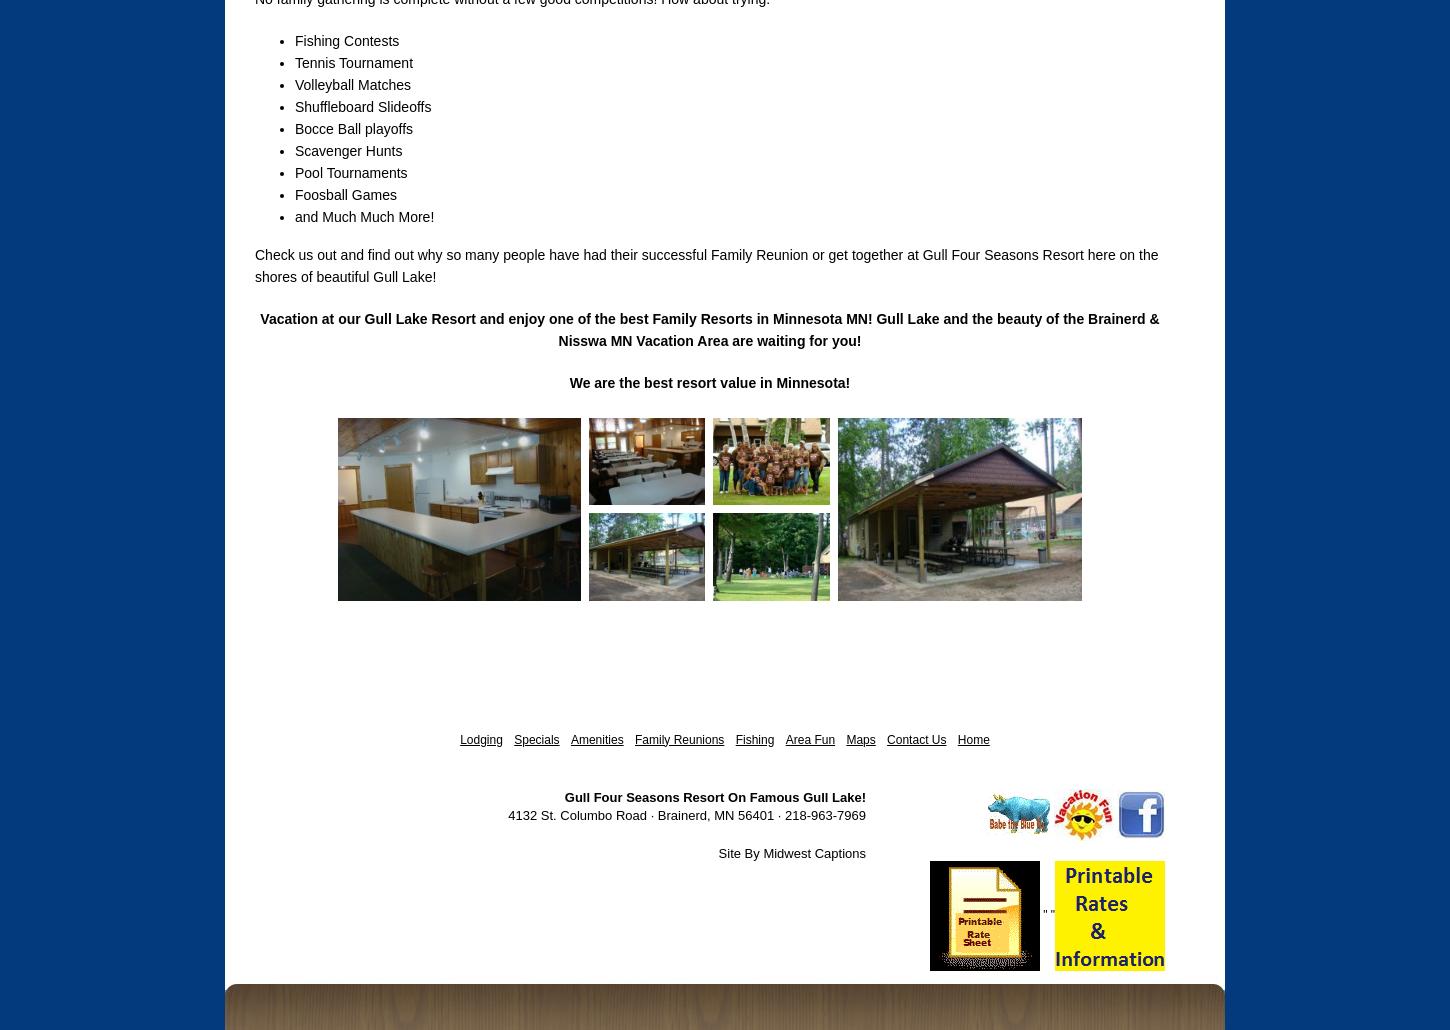  I want to click on 'We are the best resort value in Minnesota!', so click(708, 382).